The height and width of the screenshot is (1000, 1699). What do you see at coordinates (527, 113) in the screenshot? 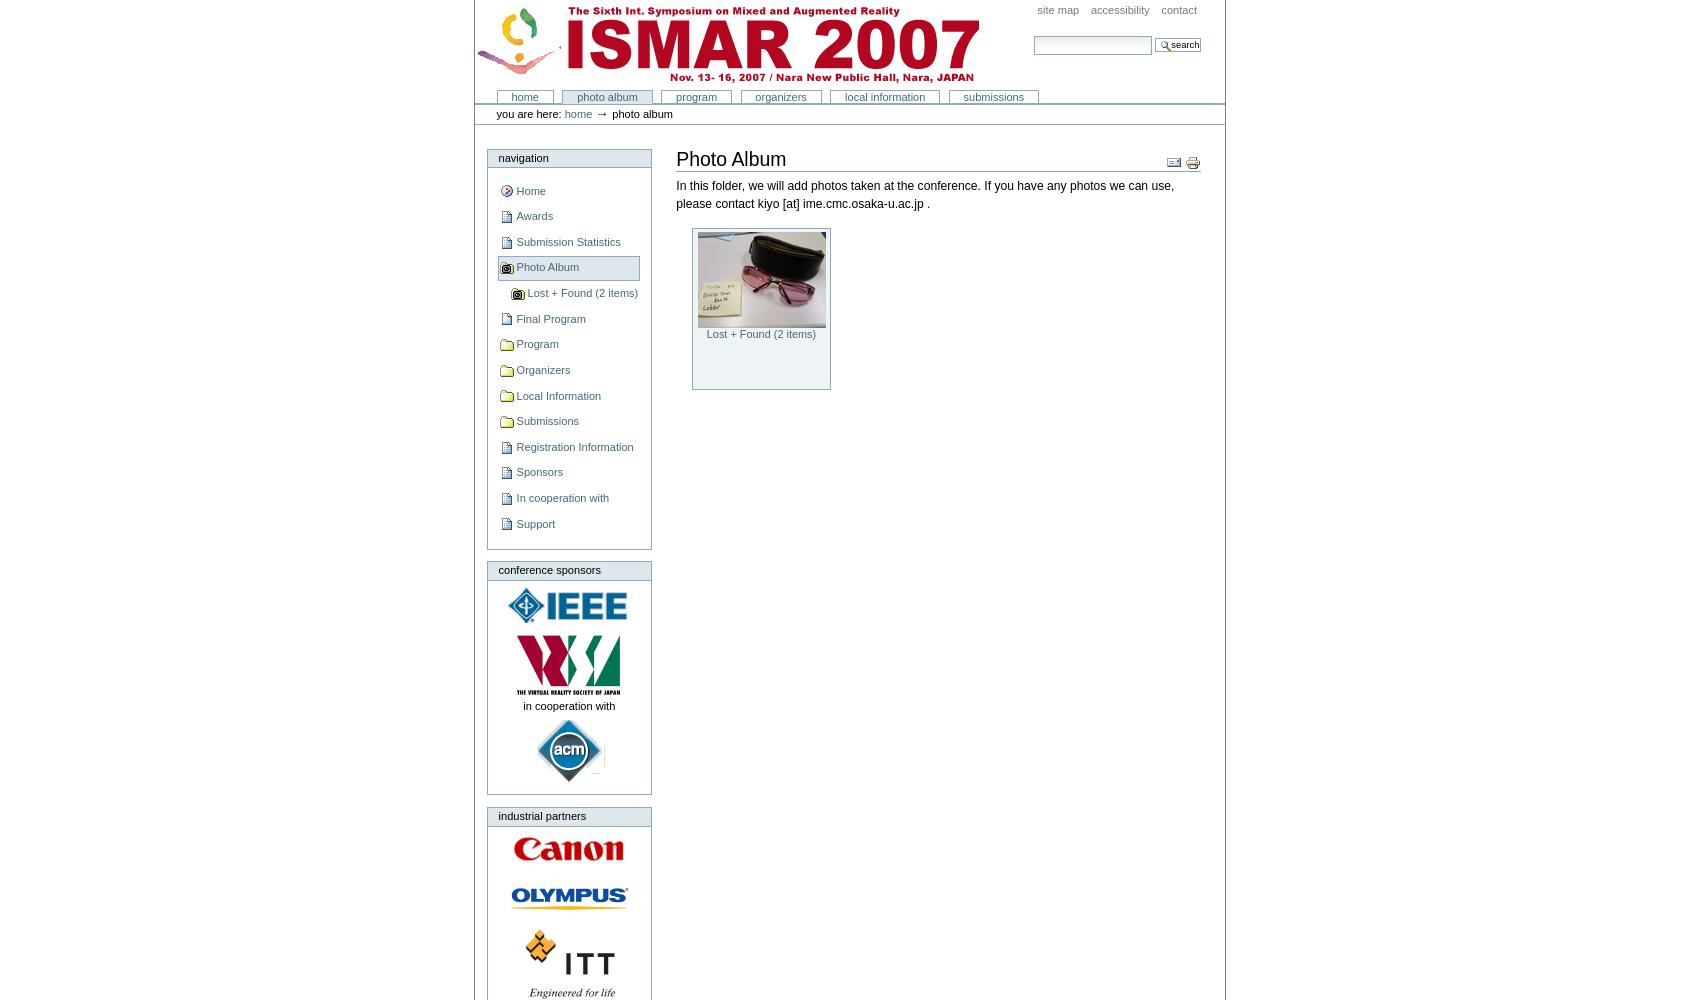
I see `'You 
are here:'` at bounding box center [527, 113].